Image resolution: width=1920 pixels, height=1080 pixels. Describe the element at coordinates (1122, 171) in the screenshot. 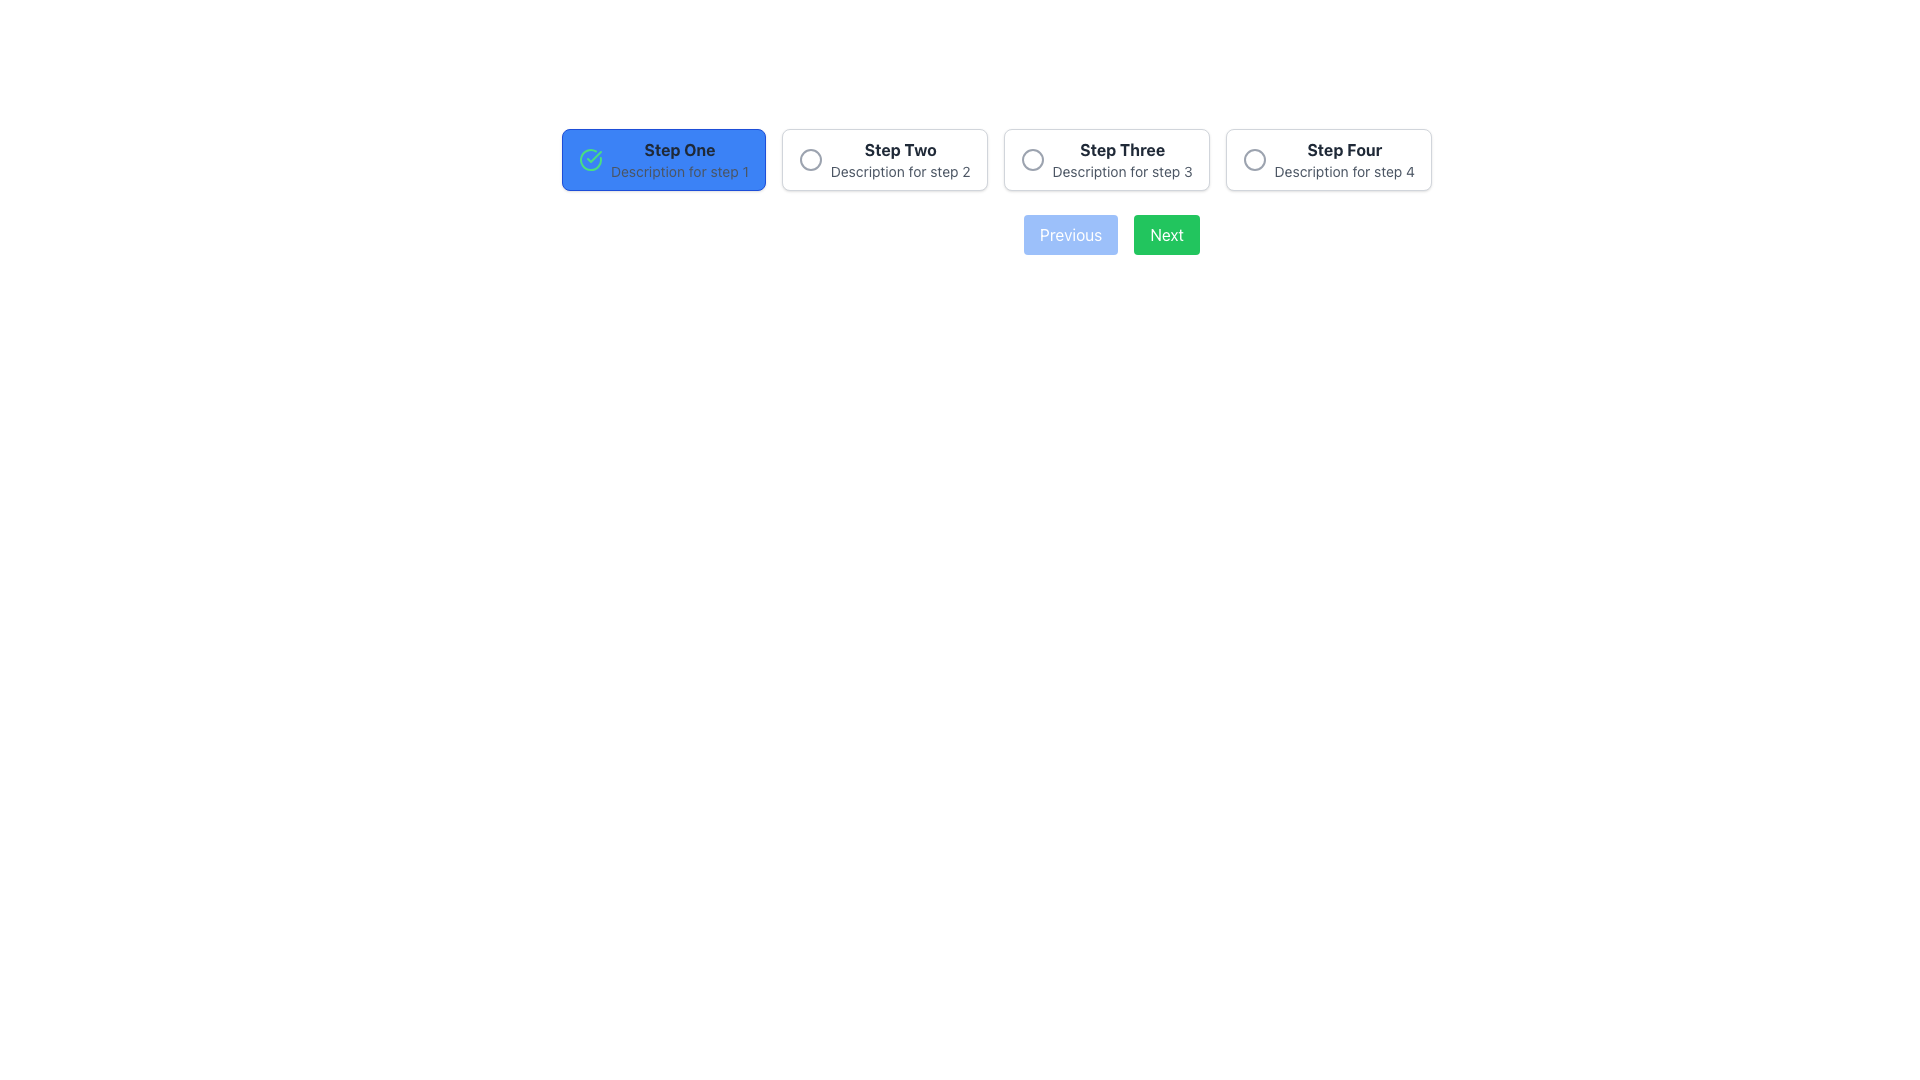

I see `the informational label located underneath the heading 'Step Three' in the sequence of steps, which provides additional descriptive information about step three` at that location.